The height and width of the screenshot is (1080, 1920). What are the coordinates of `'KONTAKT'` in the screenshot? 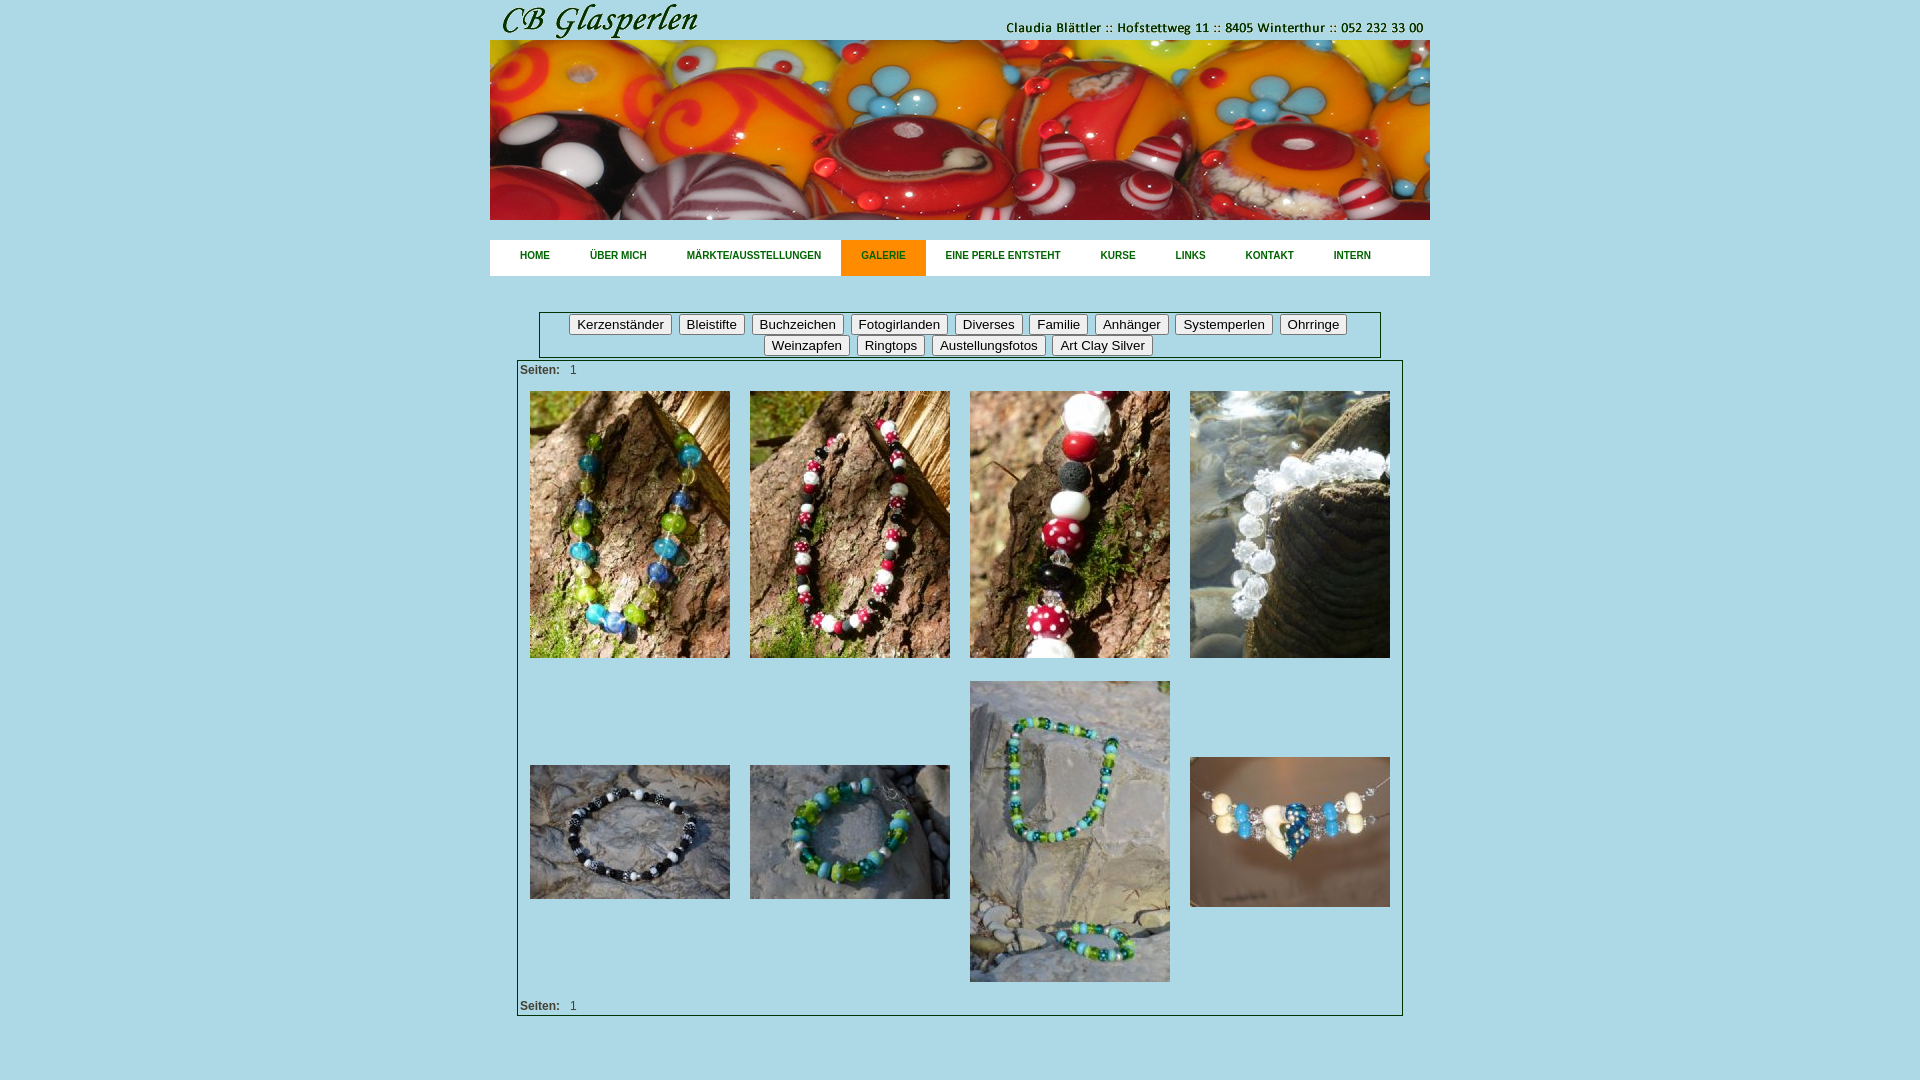 It's located at (1224, 257).